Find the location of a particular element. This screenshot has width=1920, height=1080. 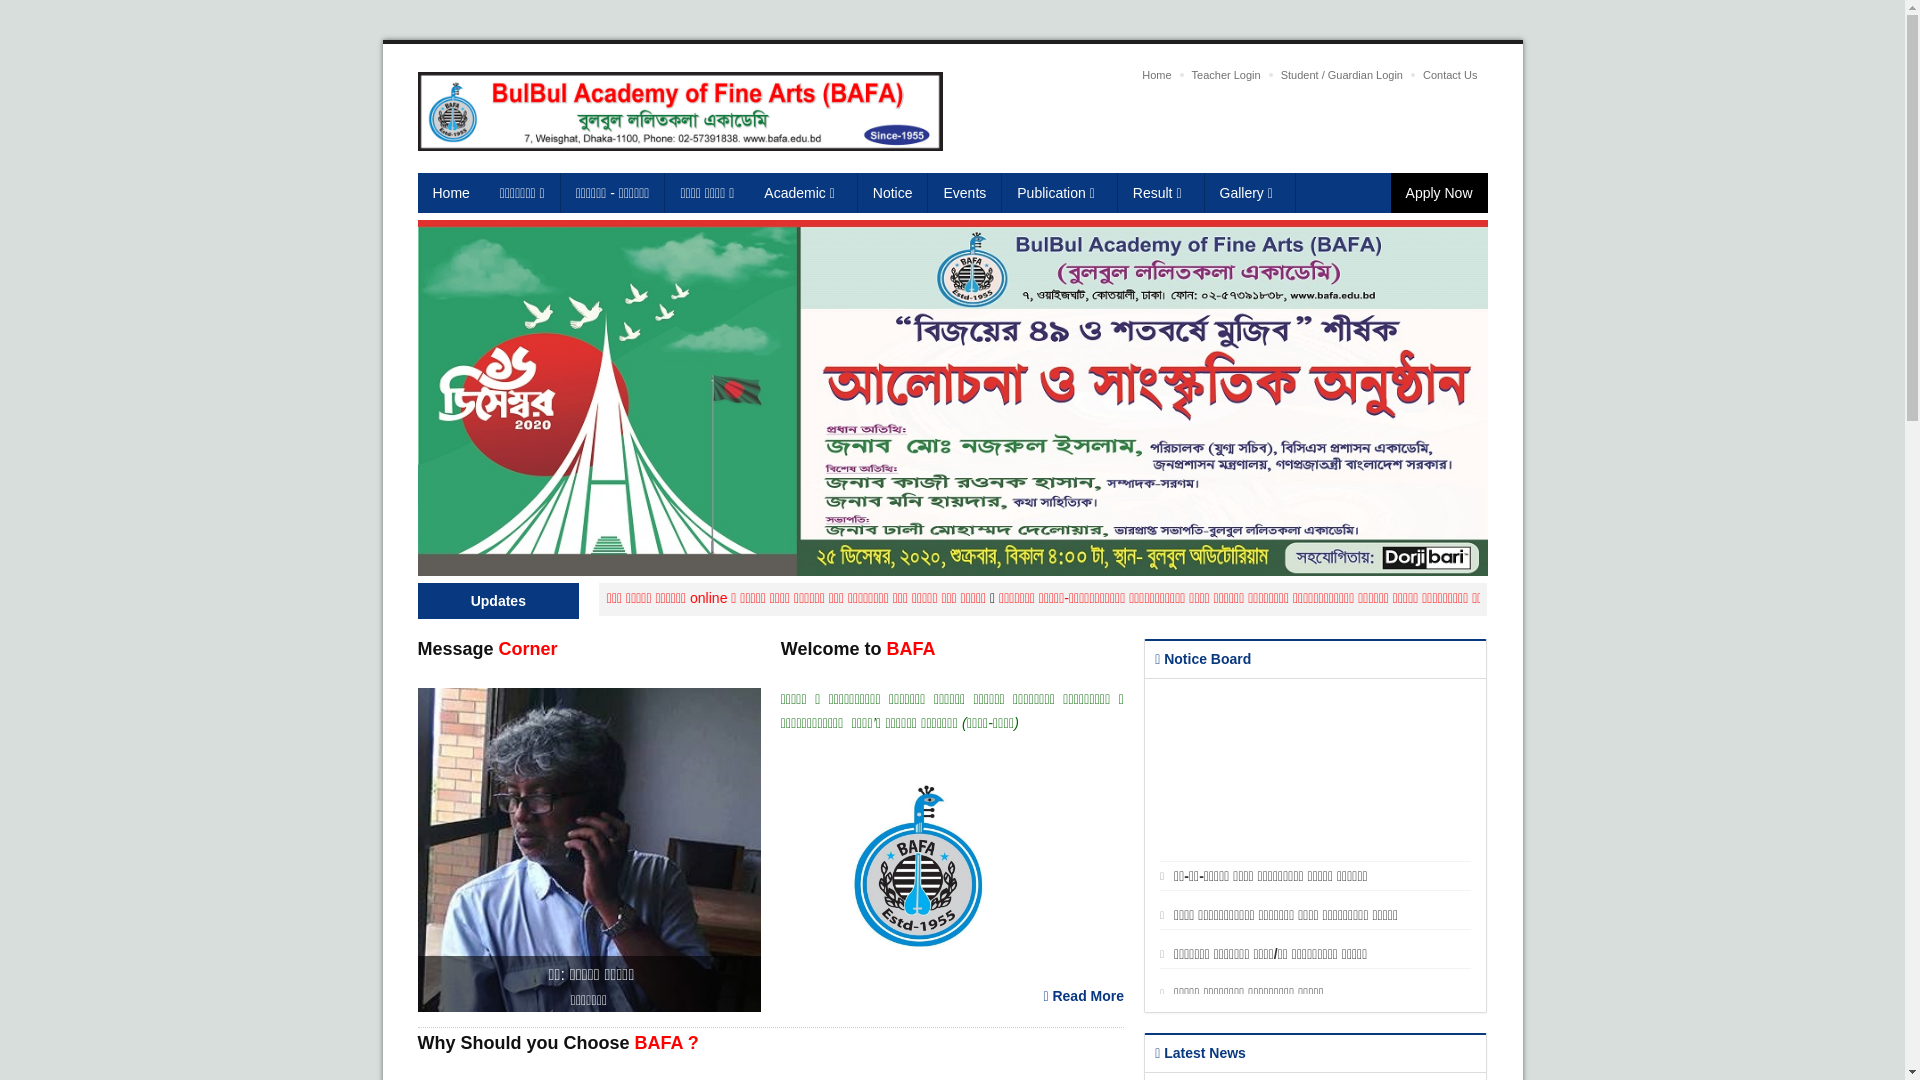

'Apply Now' is located at coordinates (1390, 192).